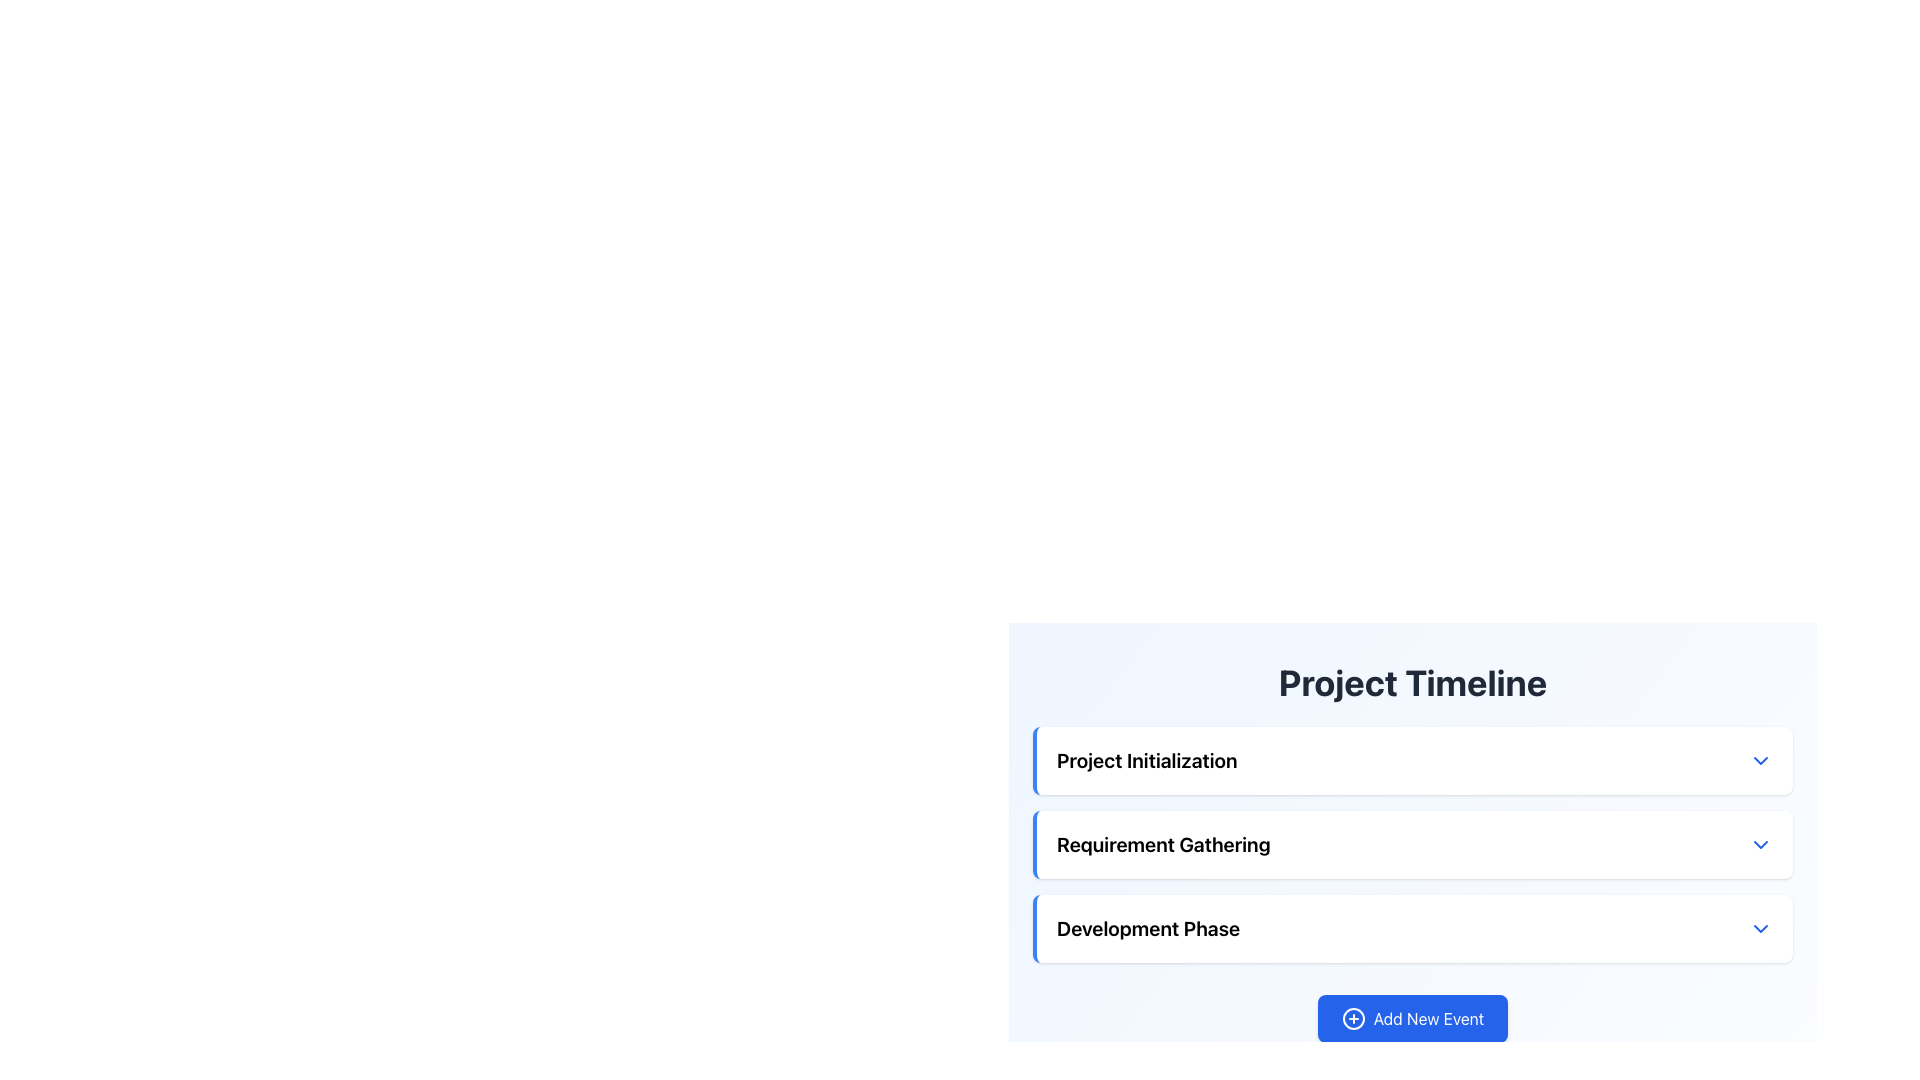 The width and height of the screenshot is (1920, 1080). I want to click on the third Collapsible List Item in the Project Timeline section, which is located between 'Requirement Gathering' and 'Add New Event', so click(1414, 929).